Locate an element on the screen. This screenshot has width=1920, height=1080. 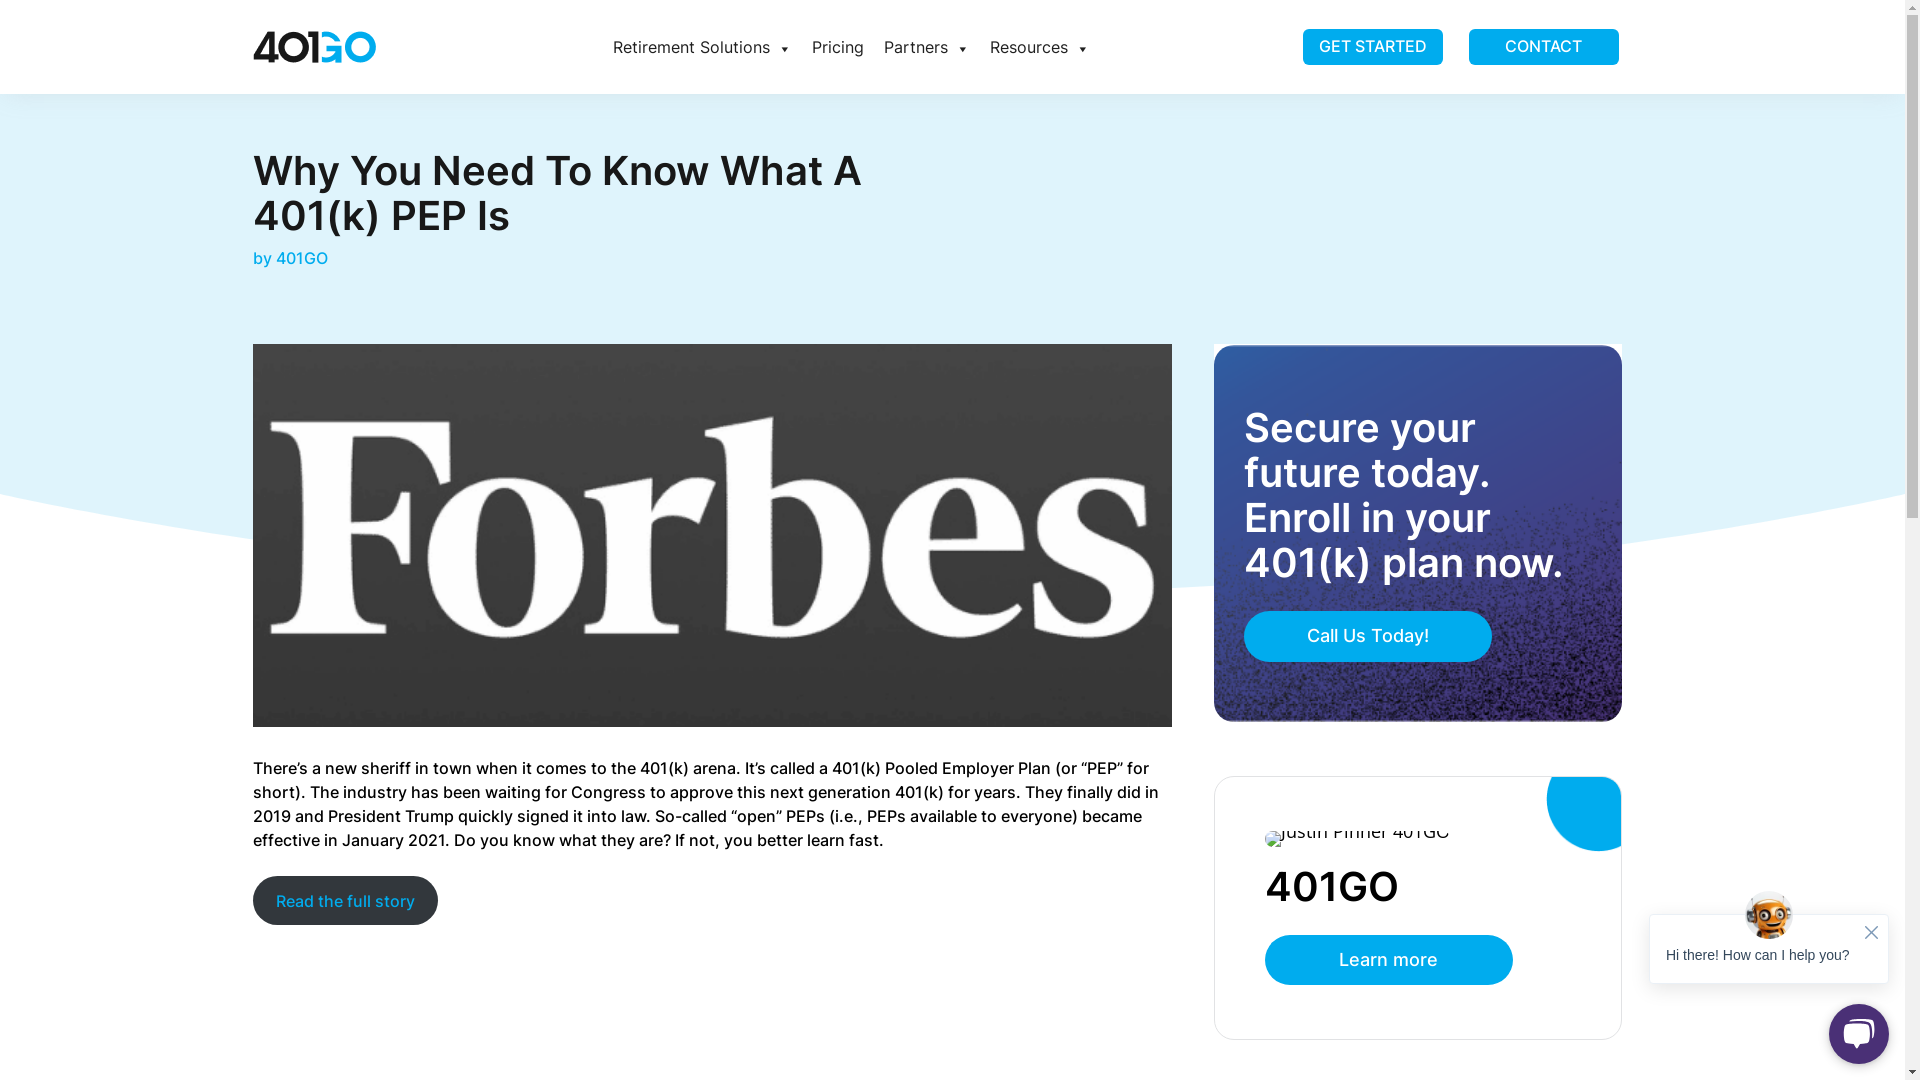
'Learn more' is located at coordinates (1387, 959).